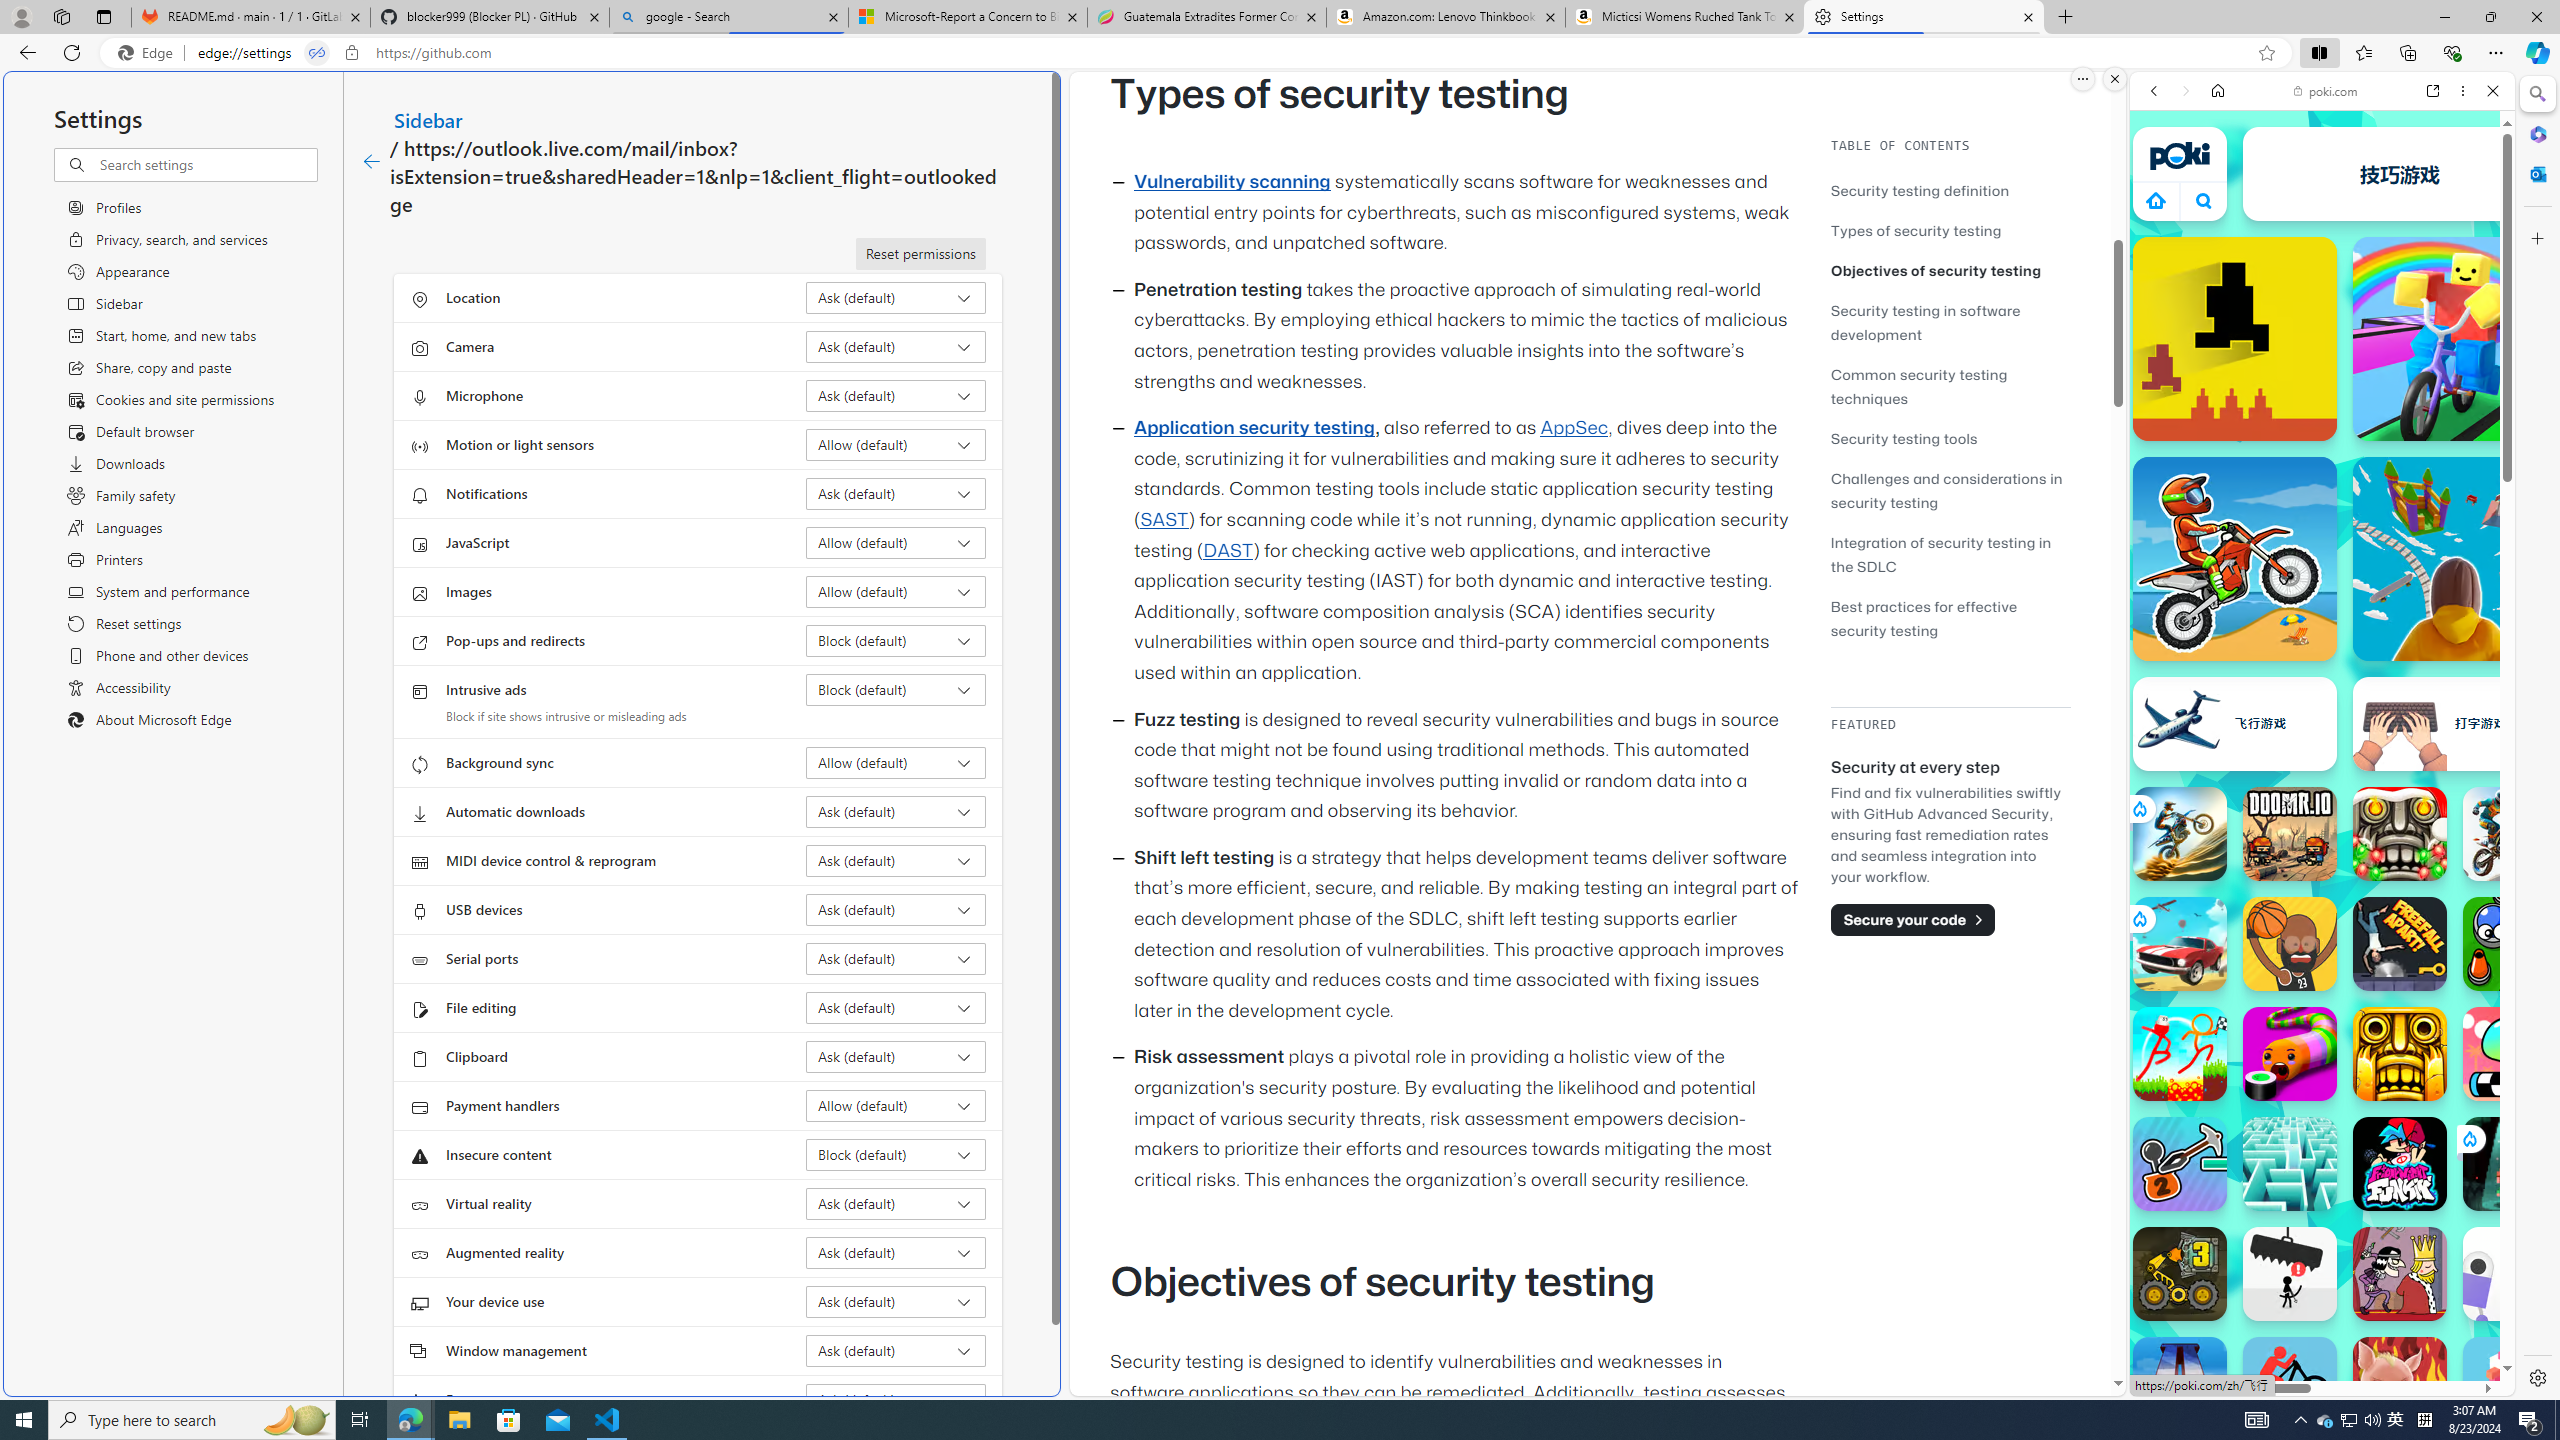 This screenshot has width=2560, height=1440. Describe the element at coordinates (896, 590) in the screenshot. I see `'Images Allow (default)'` at that location.